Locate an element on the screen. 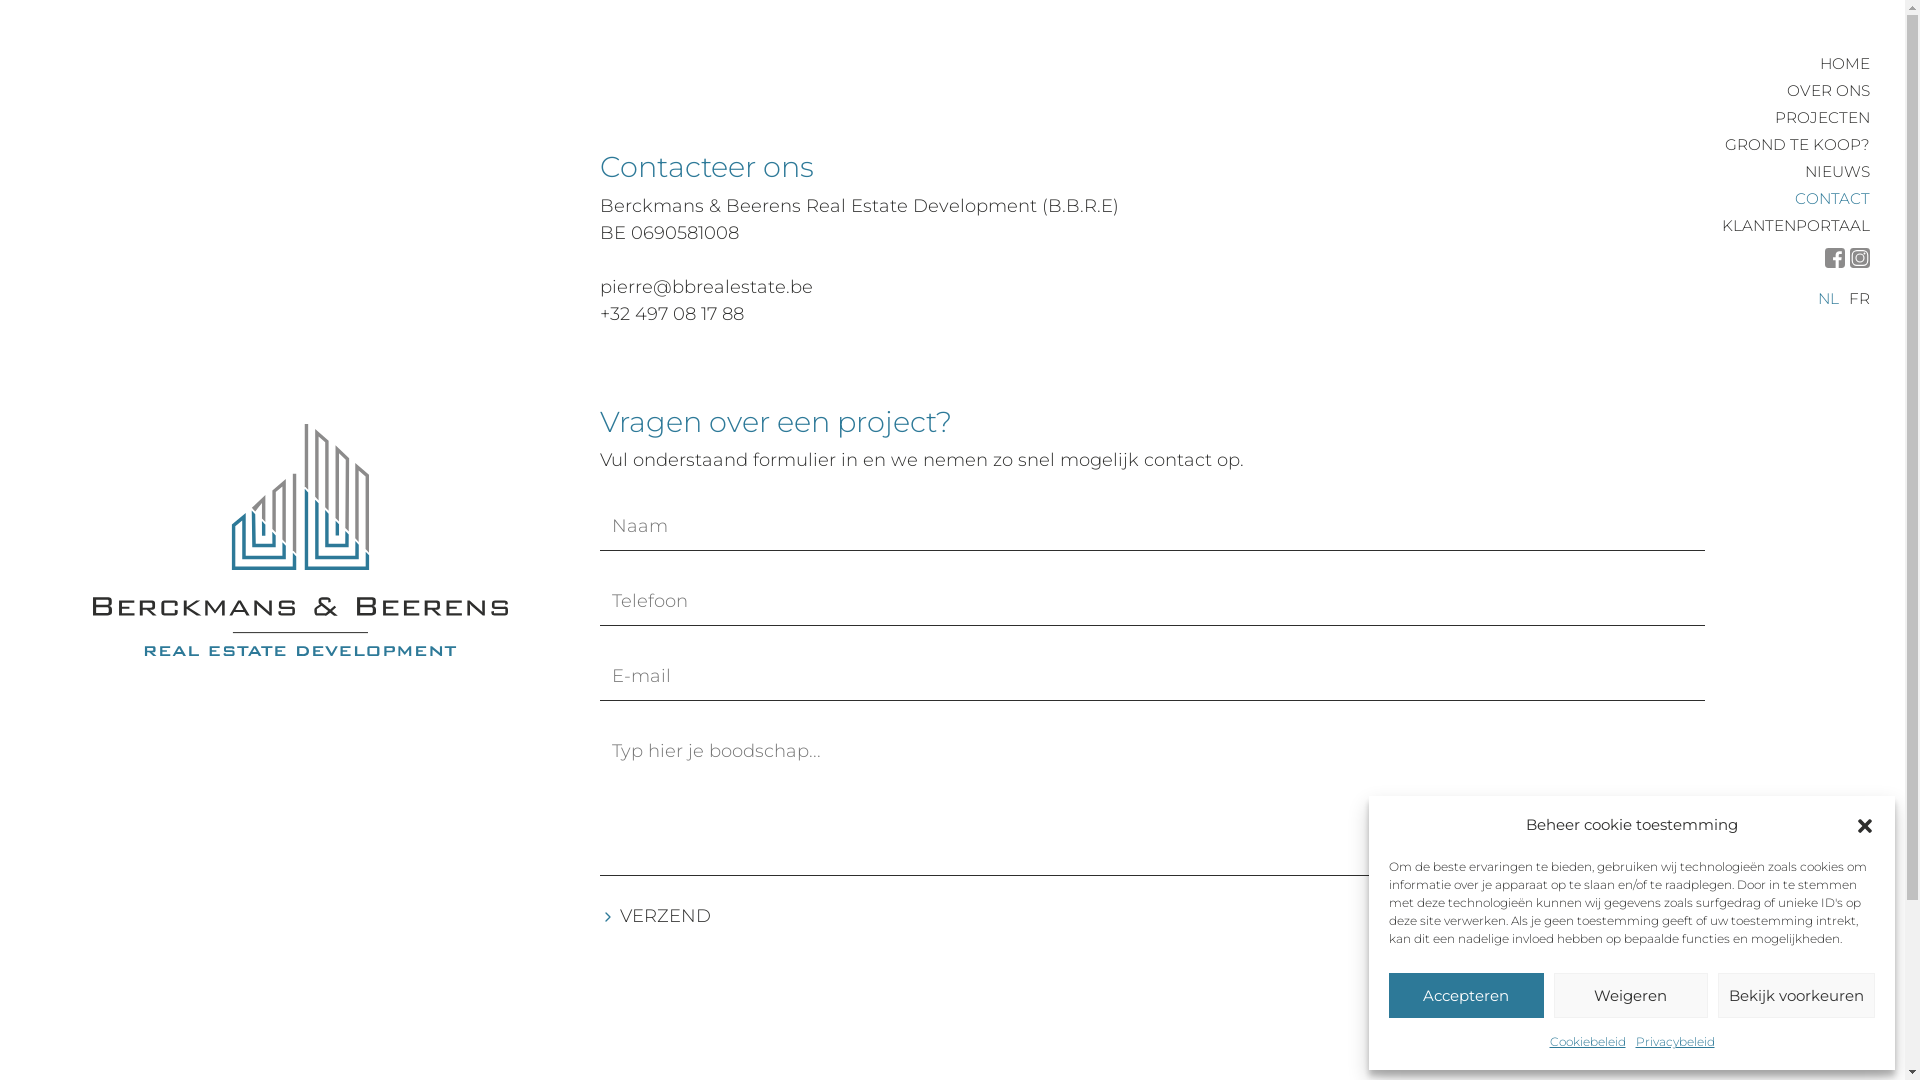 This screenshot has height=1080, width=1920. 'PROJECTEN' is located at coordinates (1775, 117).